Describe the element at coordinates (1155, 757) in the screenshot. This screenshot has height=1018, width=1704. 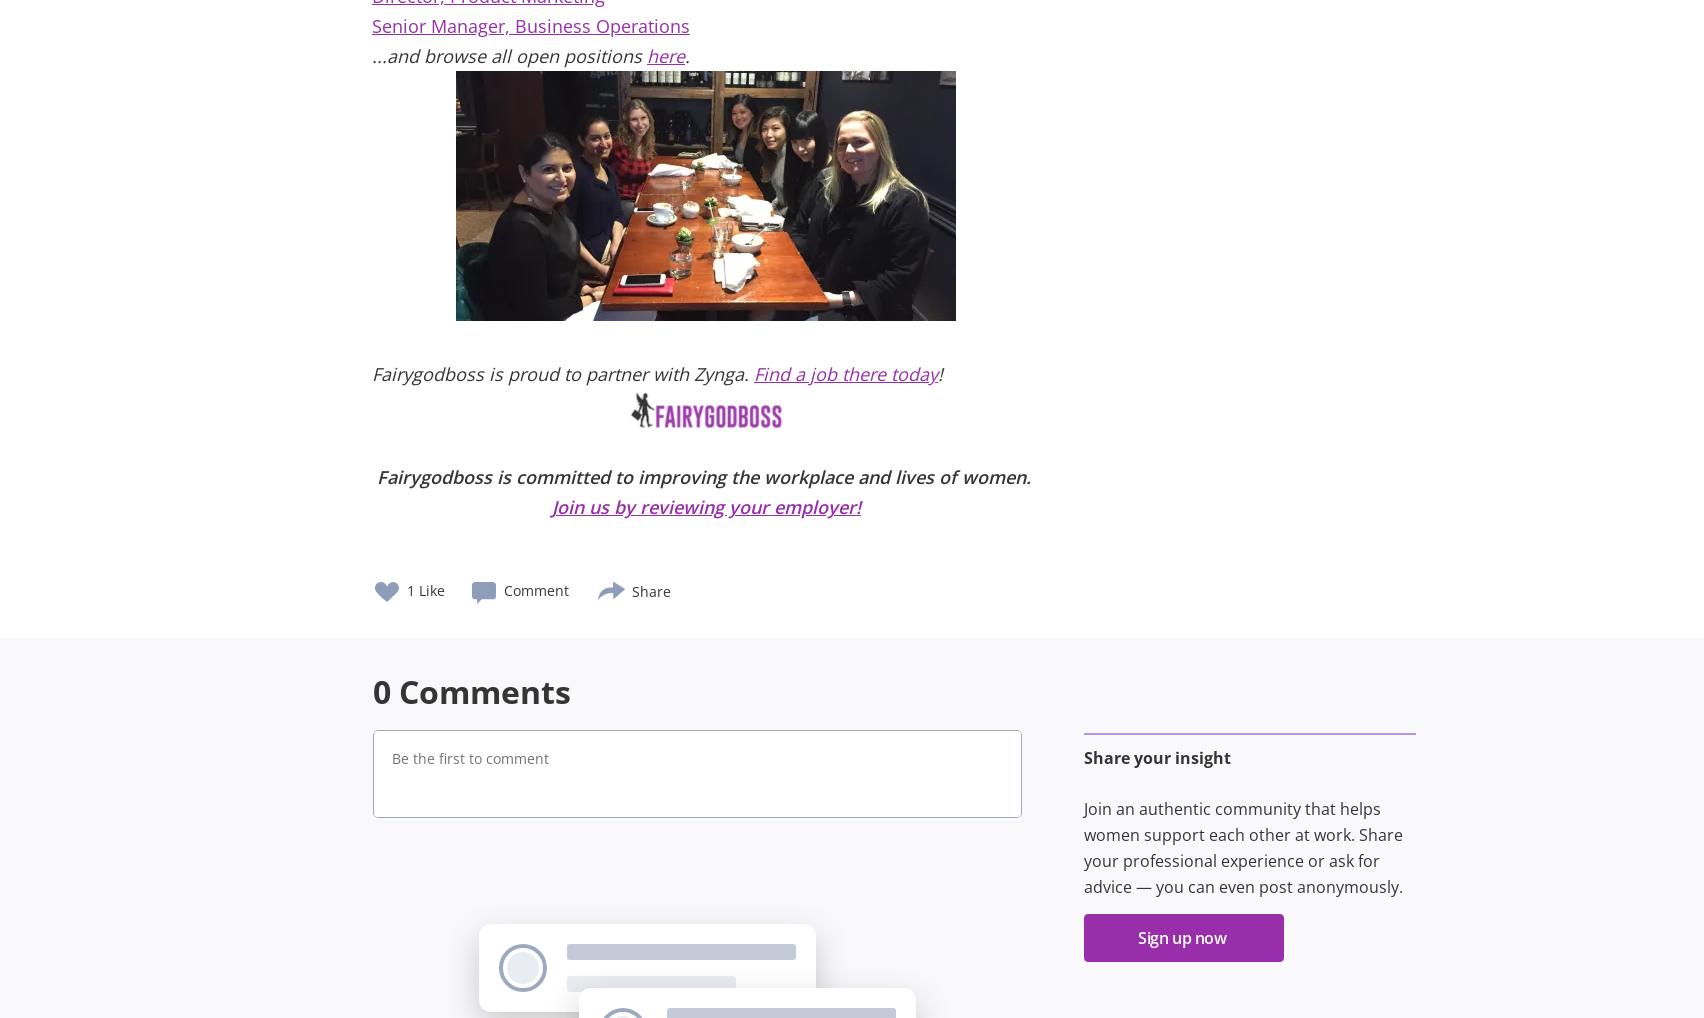
I see `'Share your insight'` at that location.